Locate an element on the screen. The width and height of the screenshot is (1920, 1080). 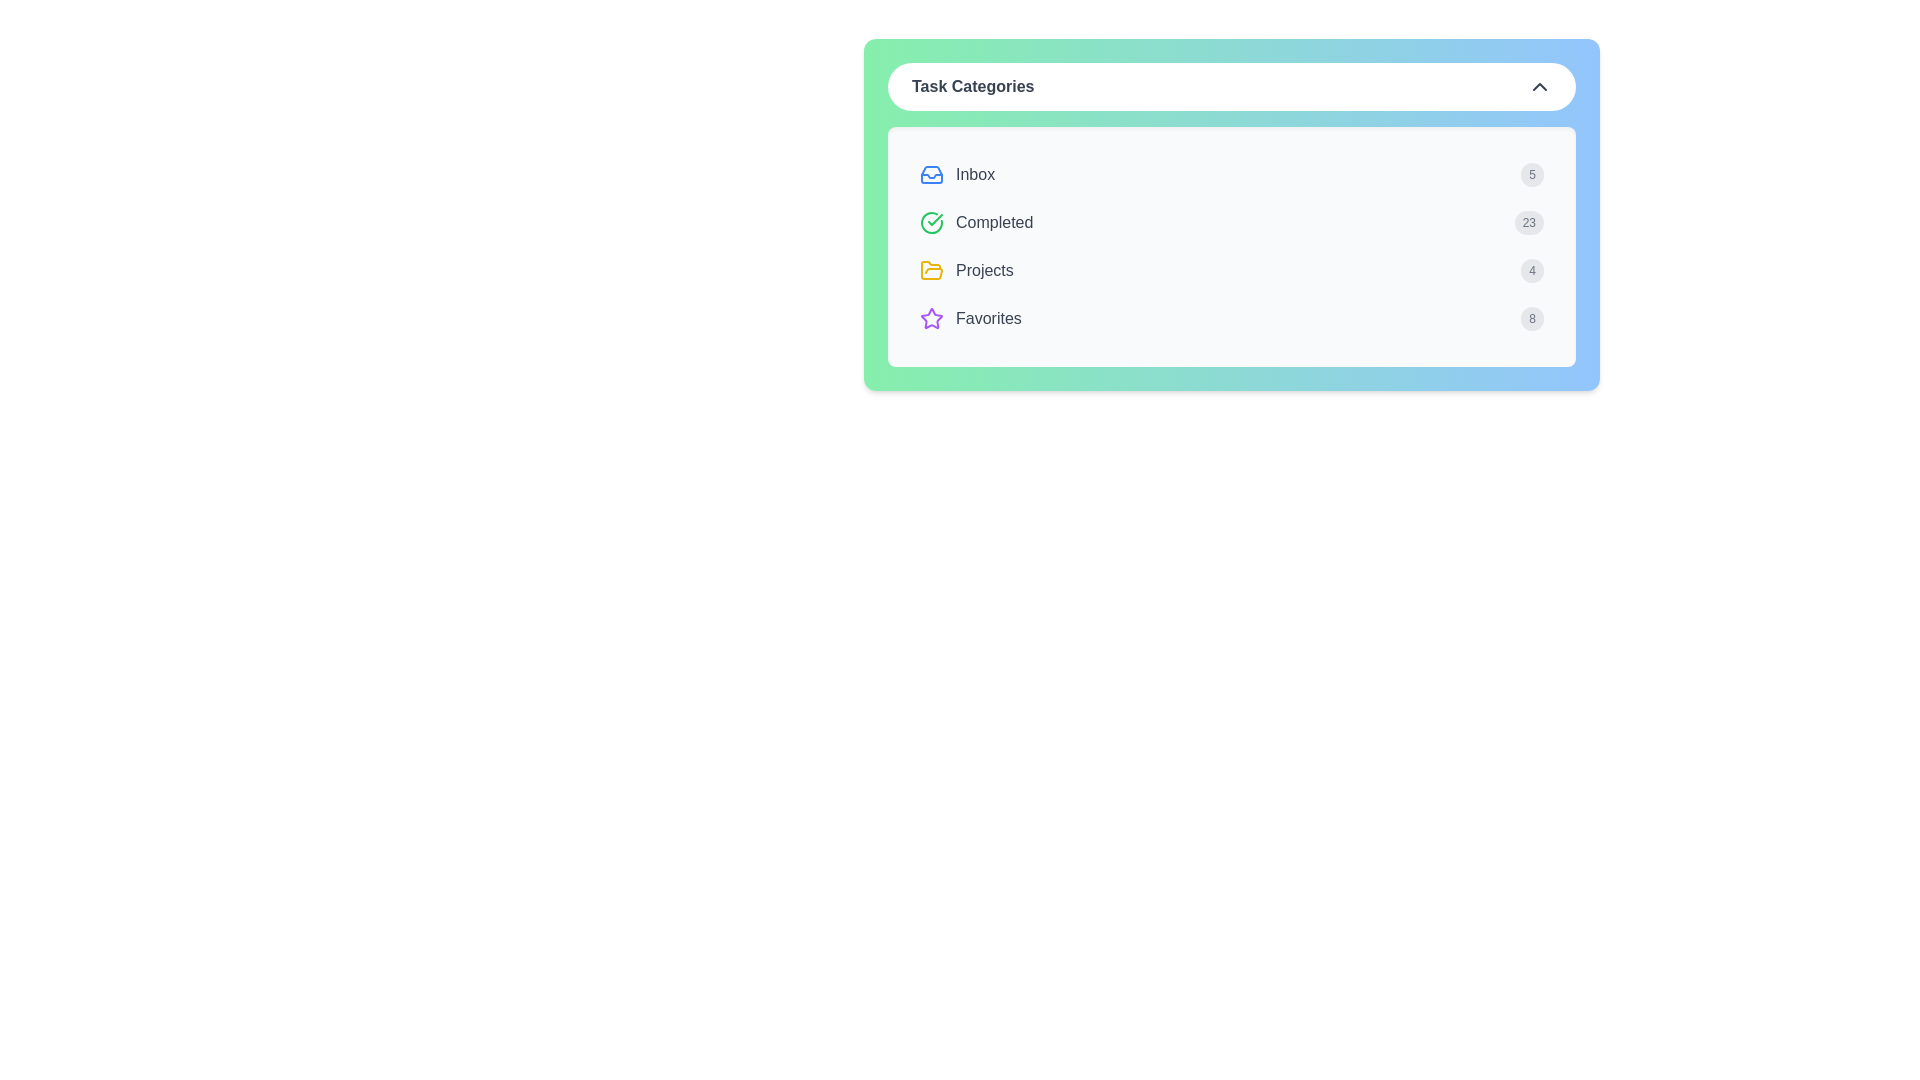
the numerical value displayed on the badge showing '5', located in the upper-right corner of the 'Inbox' line item within the 'Task Categories' section is located at coordinates (1531, 173).